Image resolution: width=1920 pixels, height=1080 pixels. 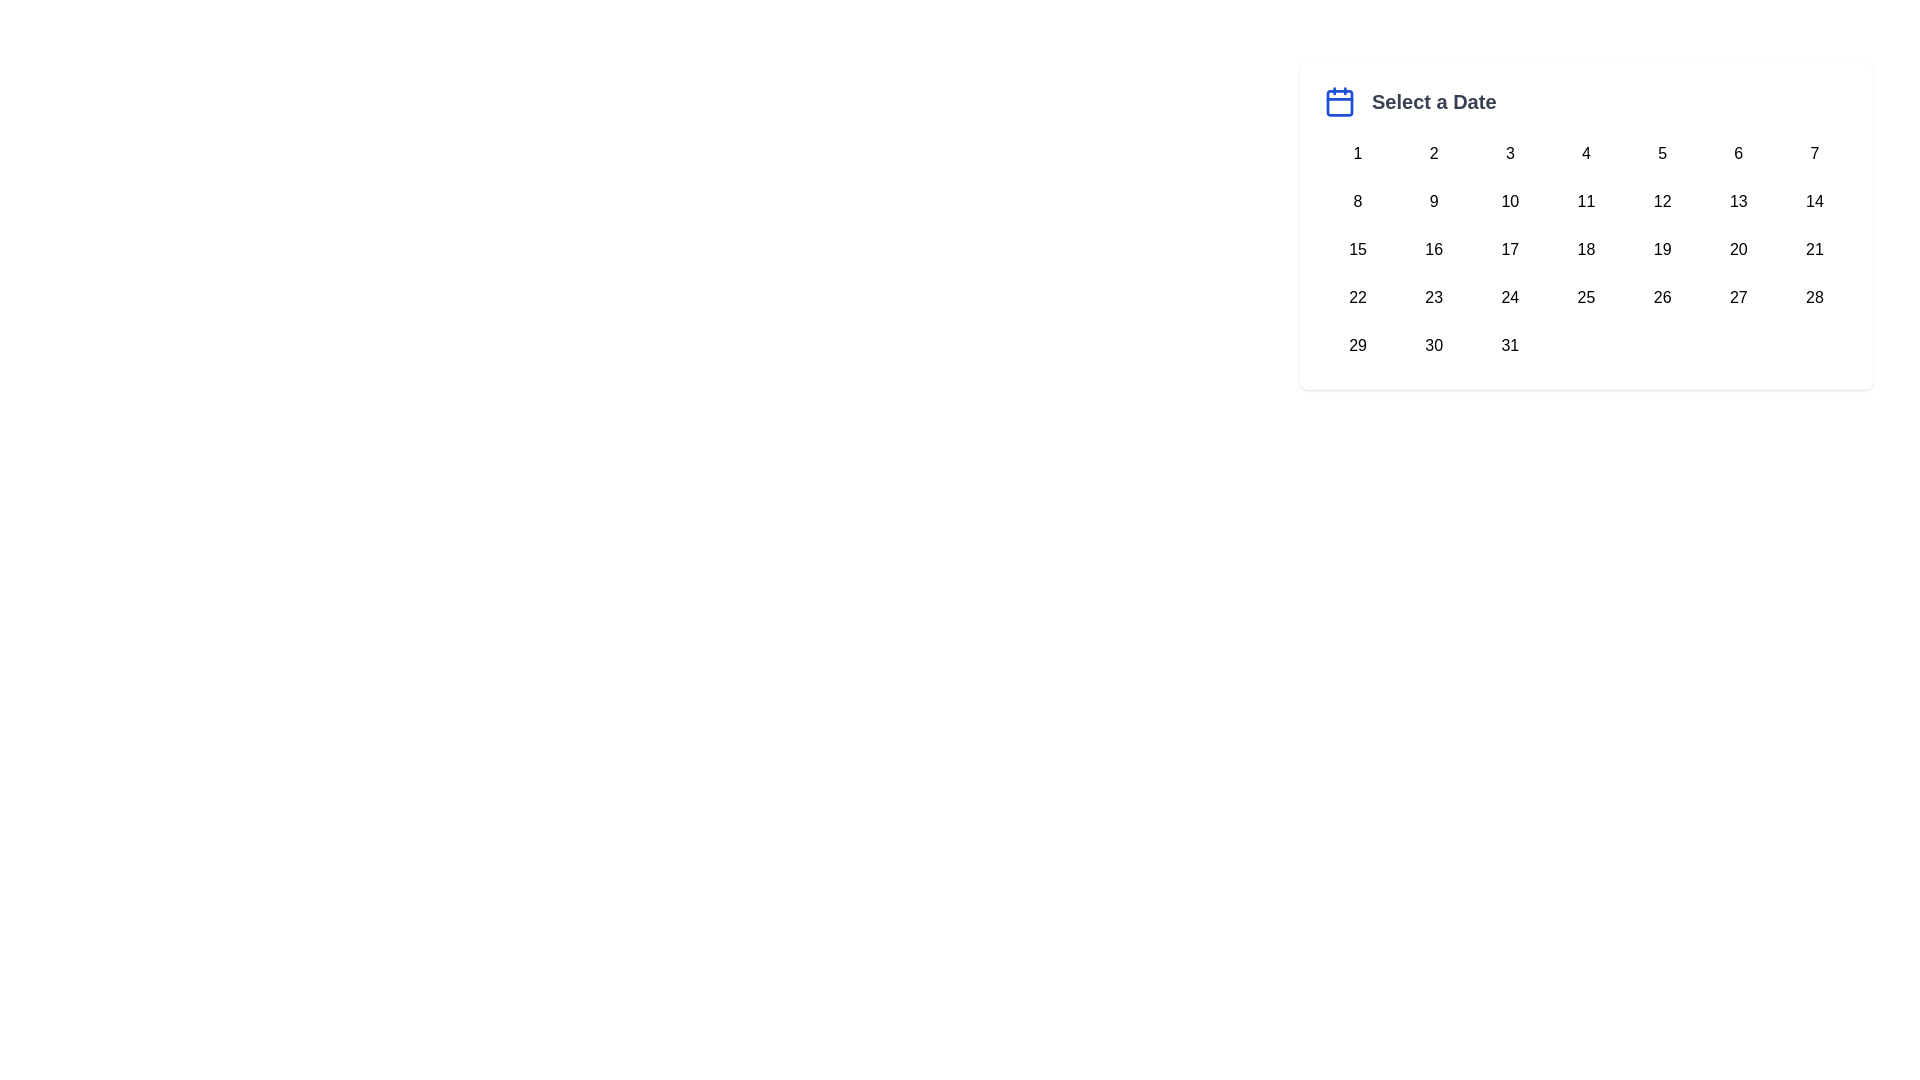 What do you see at coordinates (1585, 249) in the screenshot?
I see `the selectable dates within the grid of the calendar interface, which is centered horizontally within a card with a calendar icon and header text` at bounding box center [1585, 249].